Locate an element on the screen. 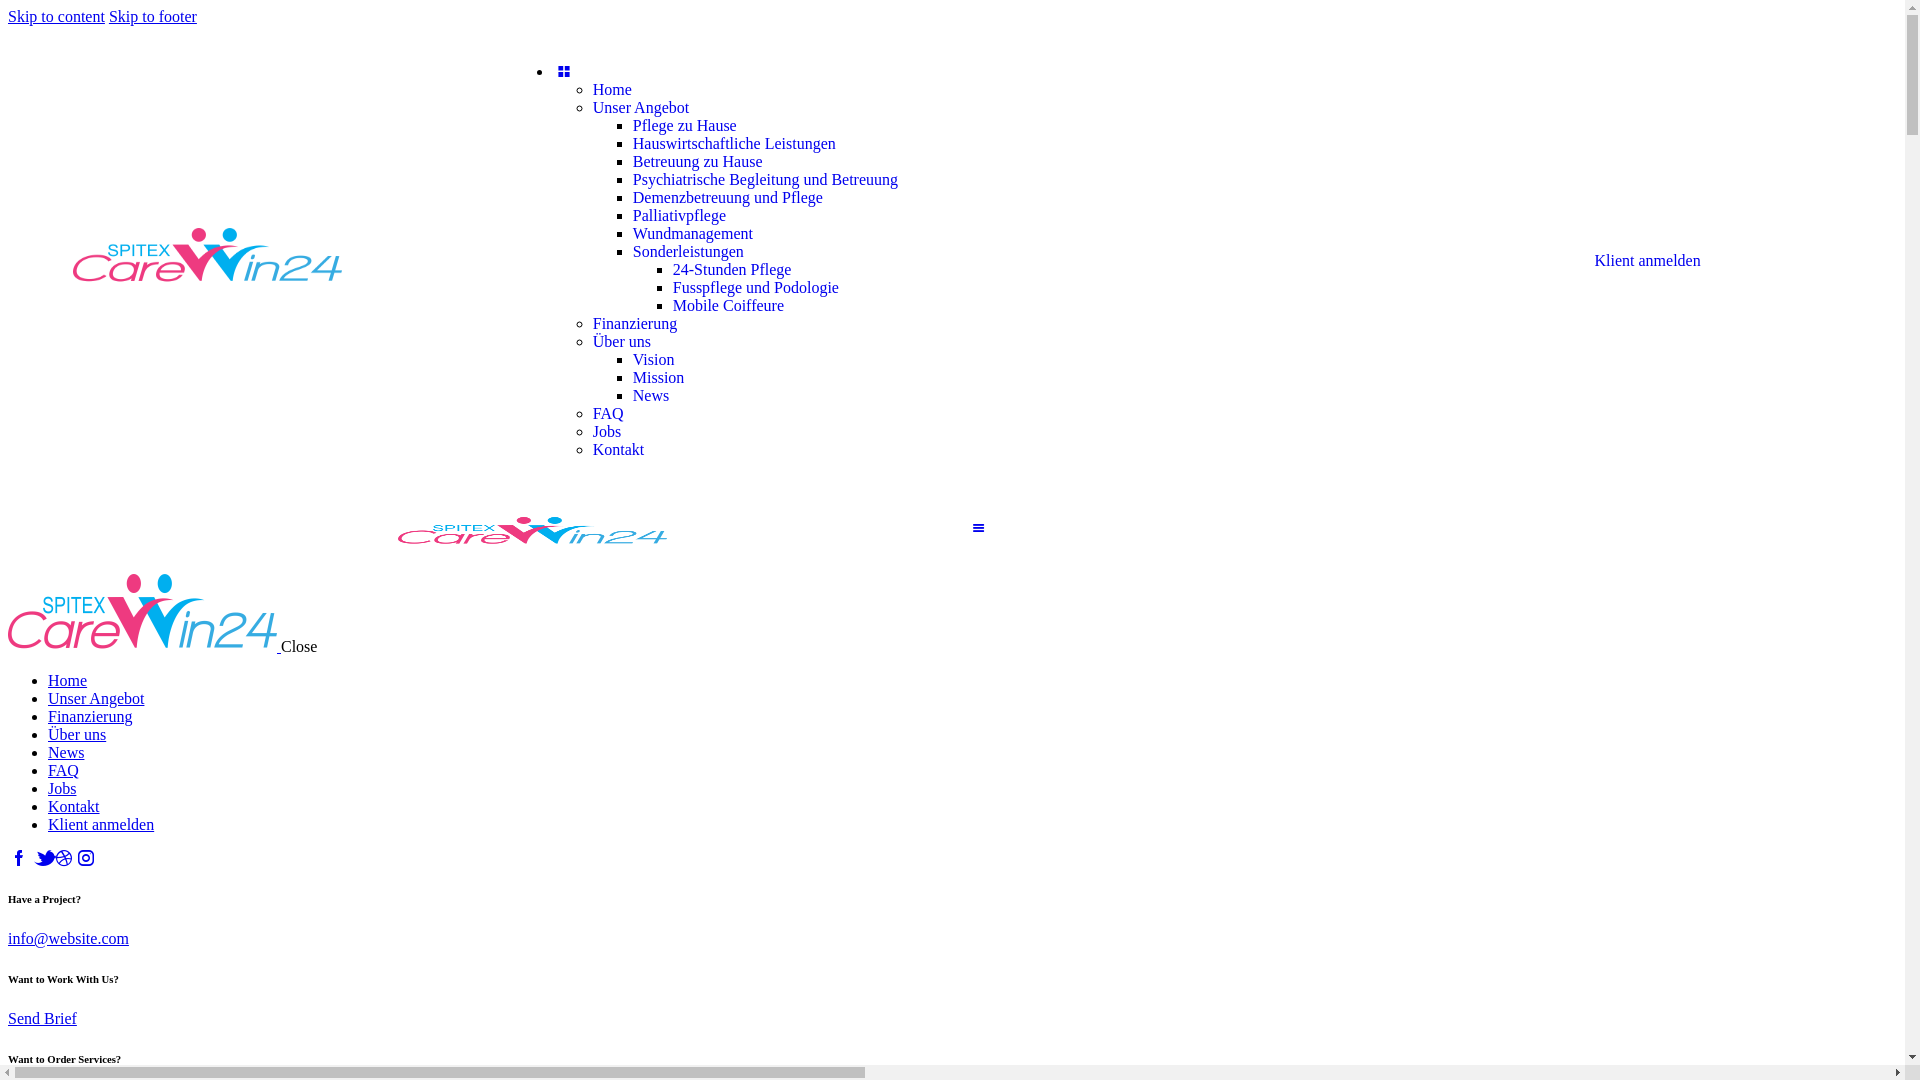 This screenshot has width=1920, height=1080. 'Send Brief' is located at coordinates (42, 1018).